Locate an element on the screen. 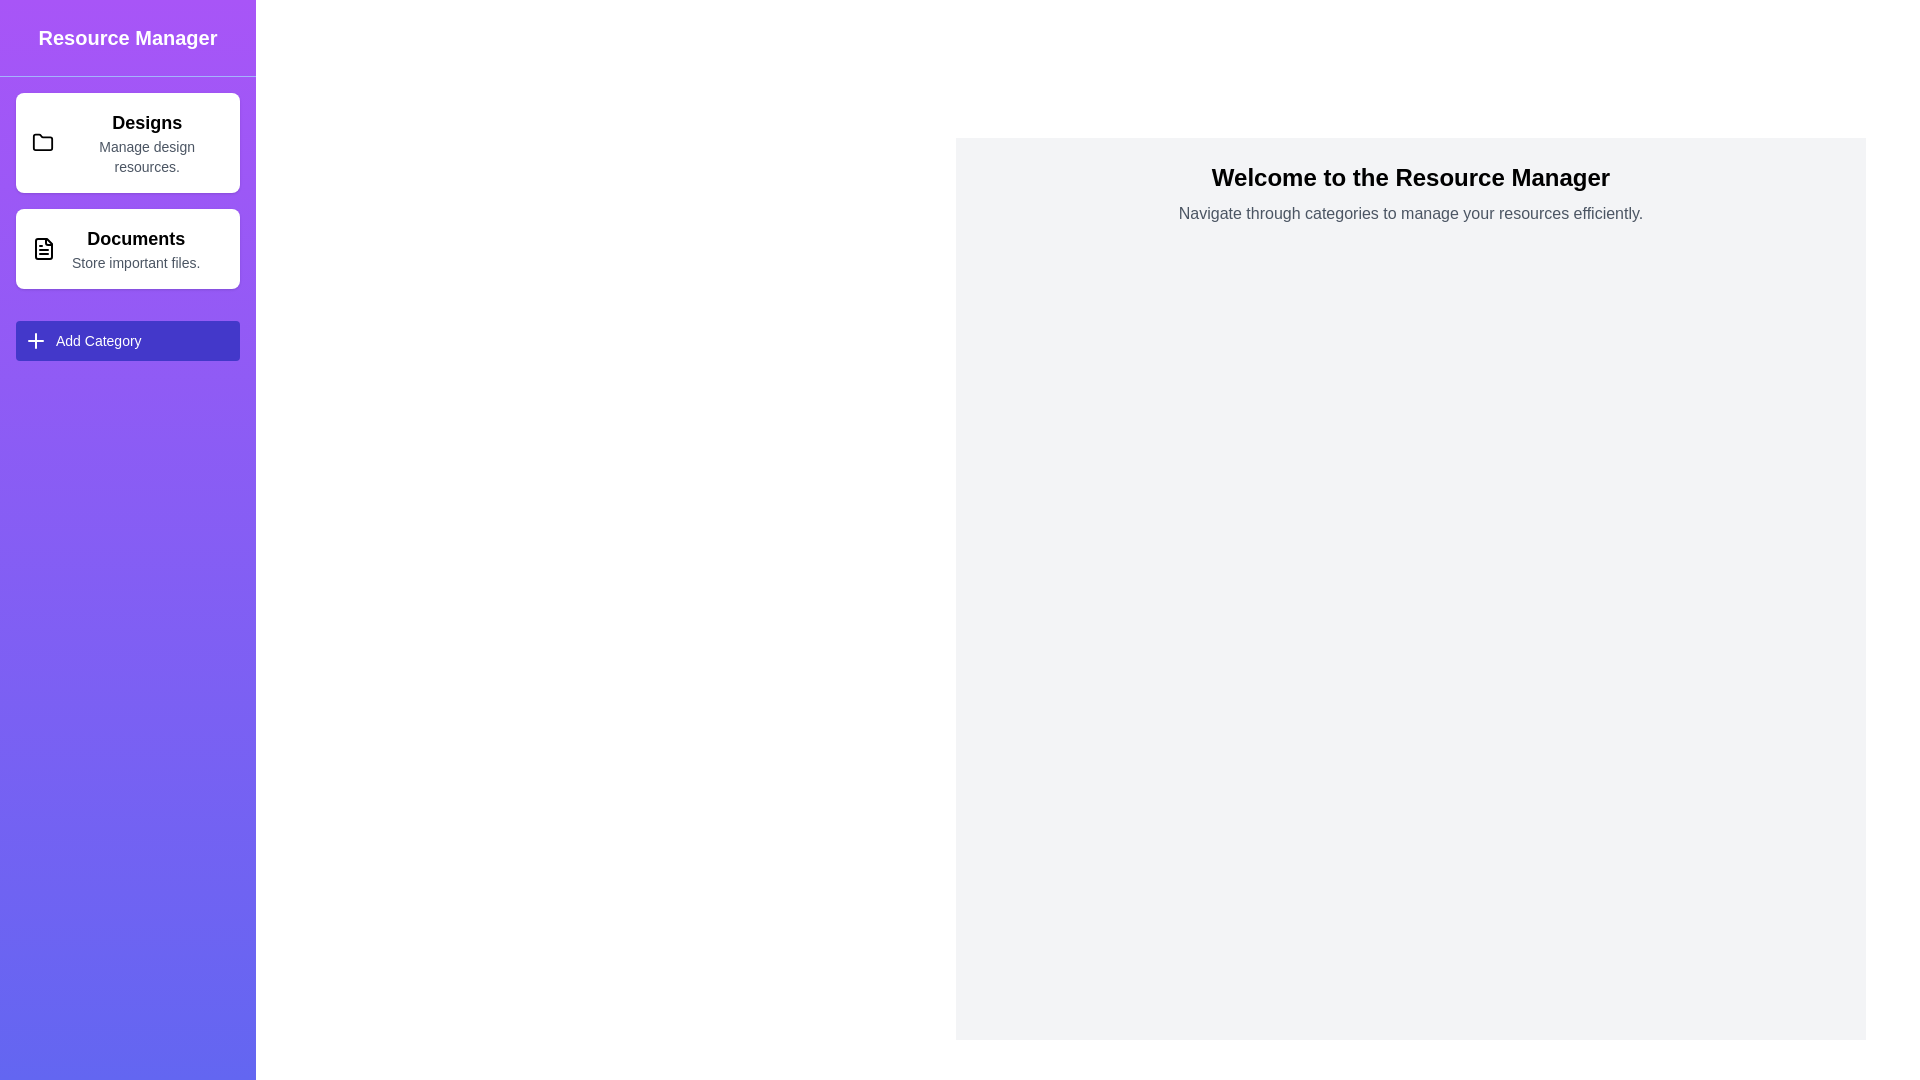 This screenshot has width=1920, height=1080. the 'Documents' category to select it is located at coordinates (127, 248).